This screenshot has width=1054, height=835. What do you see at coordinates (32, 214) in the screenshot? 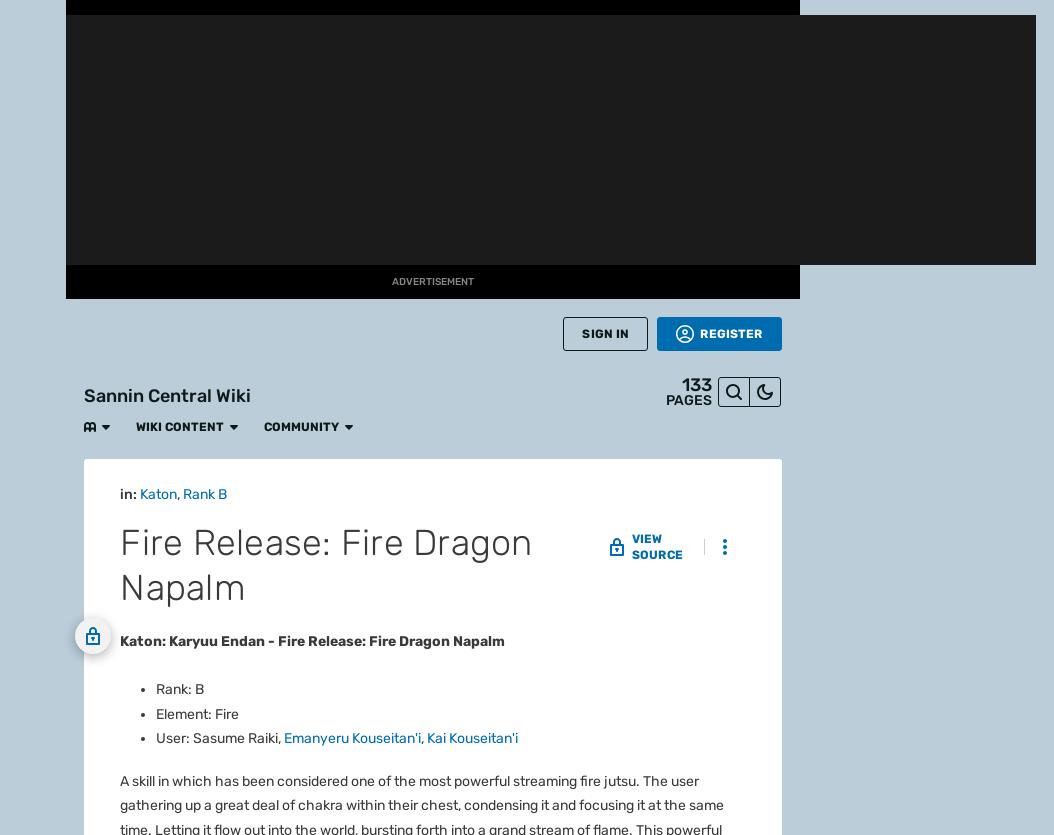
I see `'BETA'` at bounding box center [32, 214].